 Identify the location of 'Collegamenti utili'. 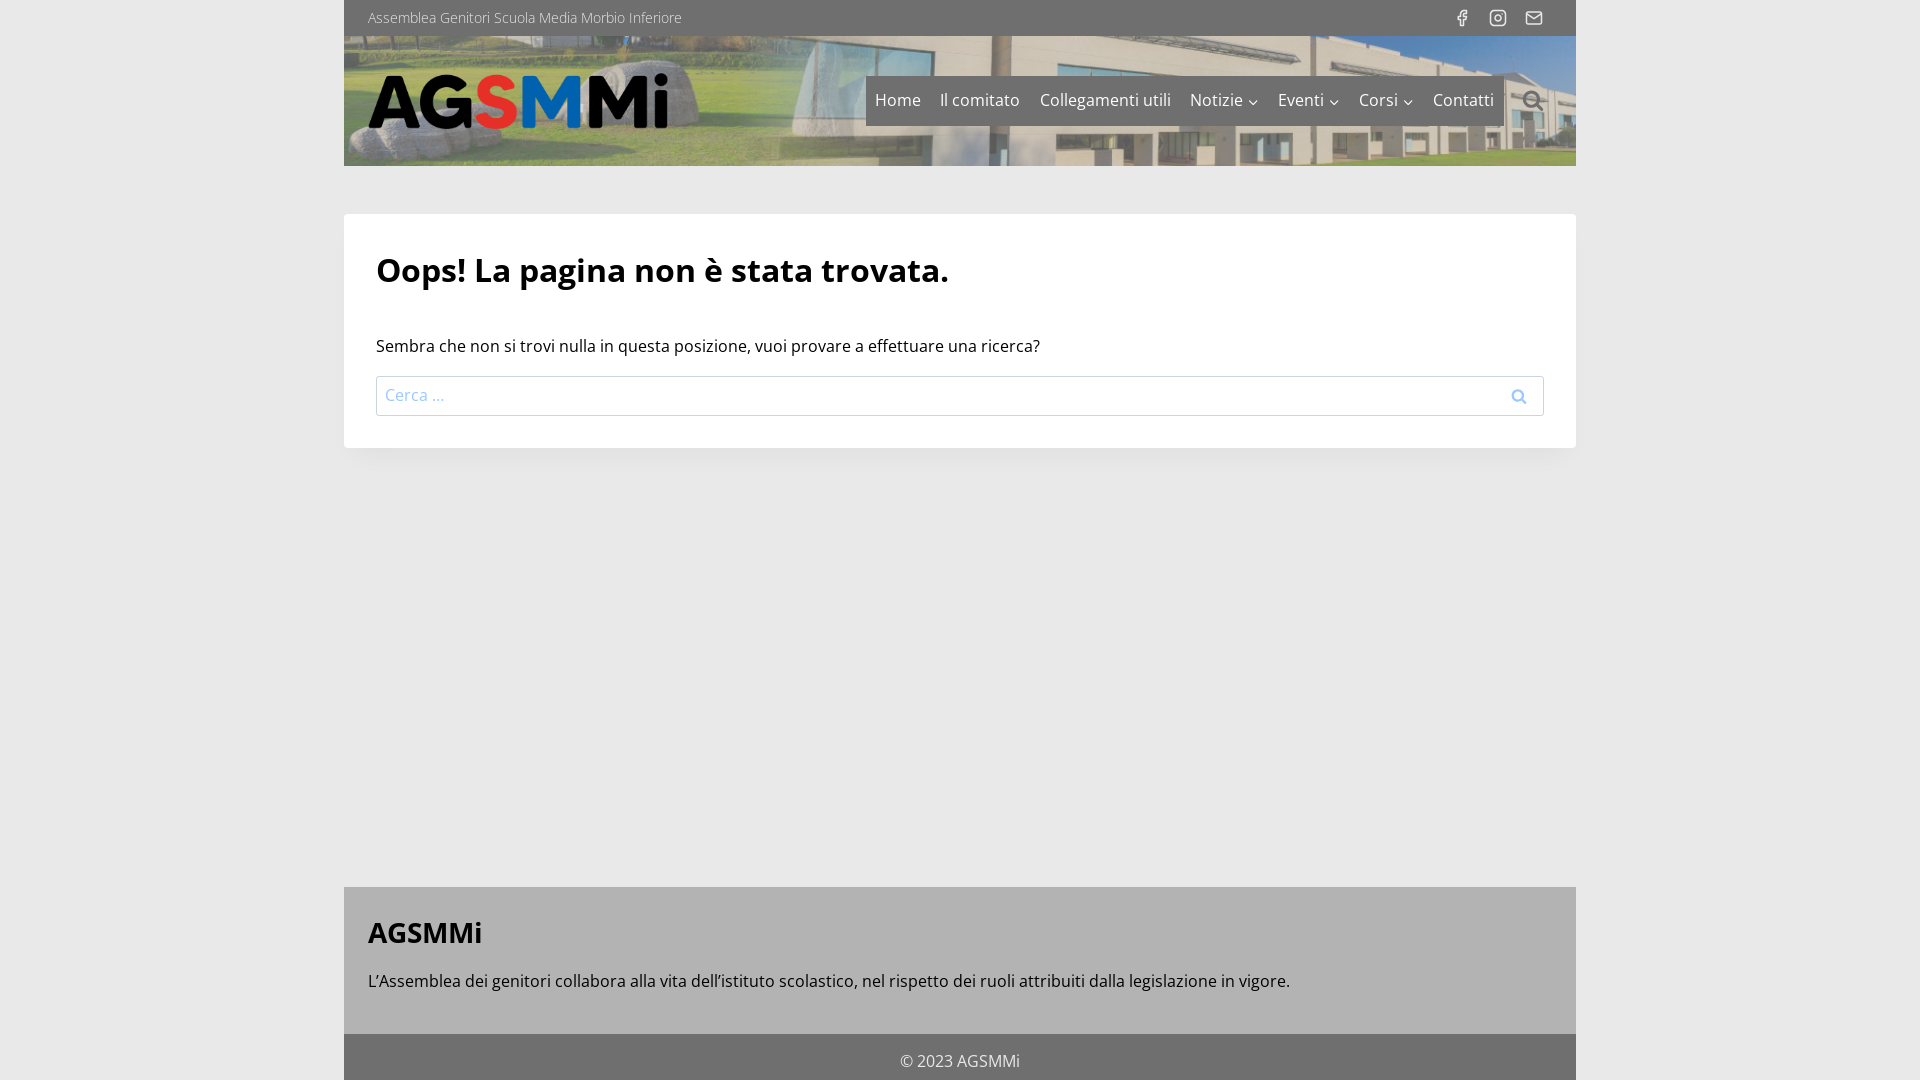
(1103, 100).